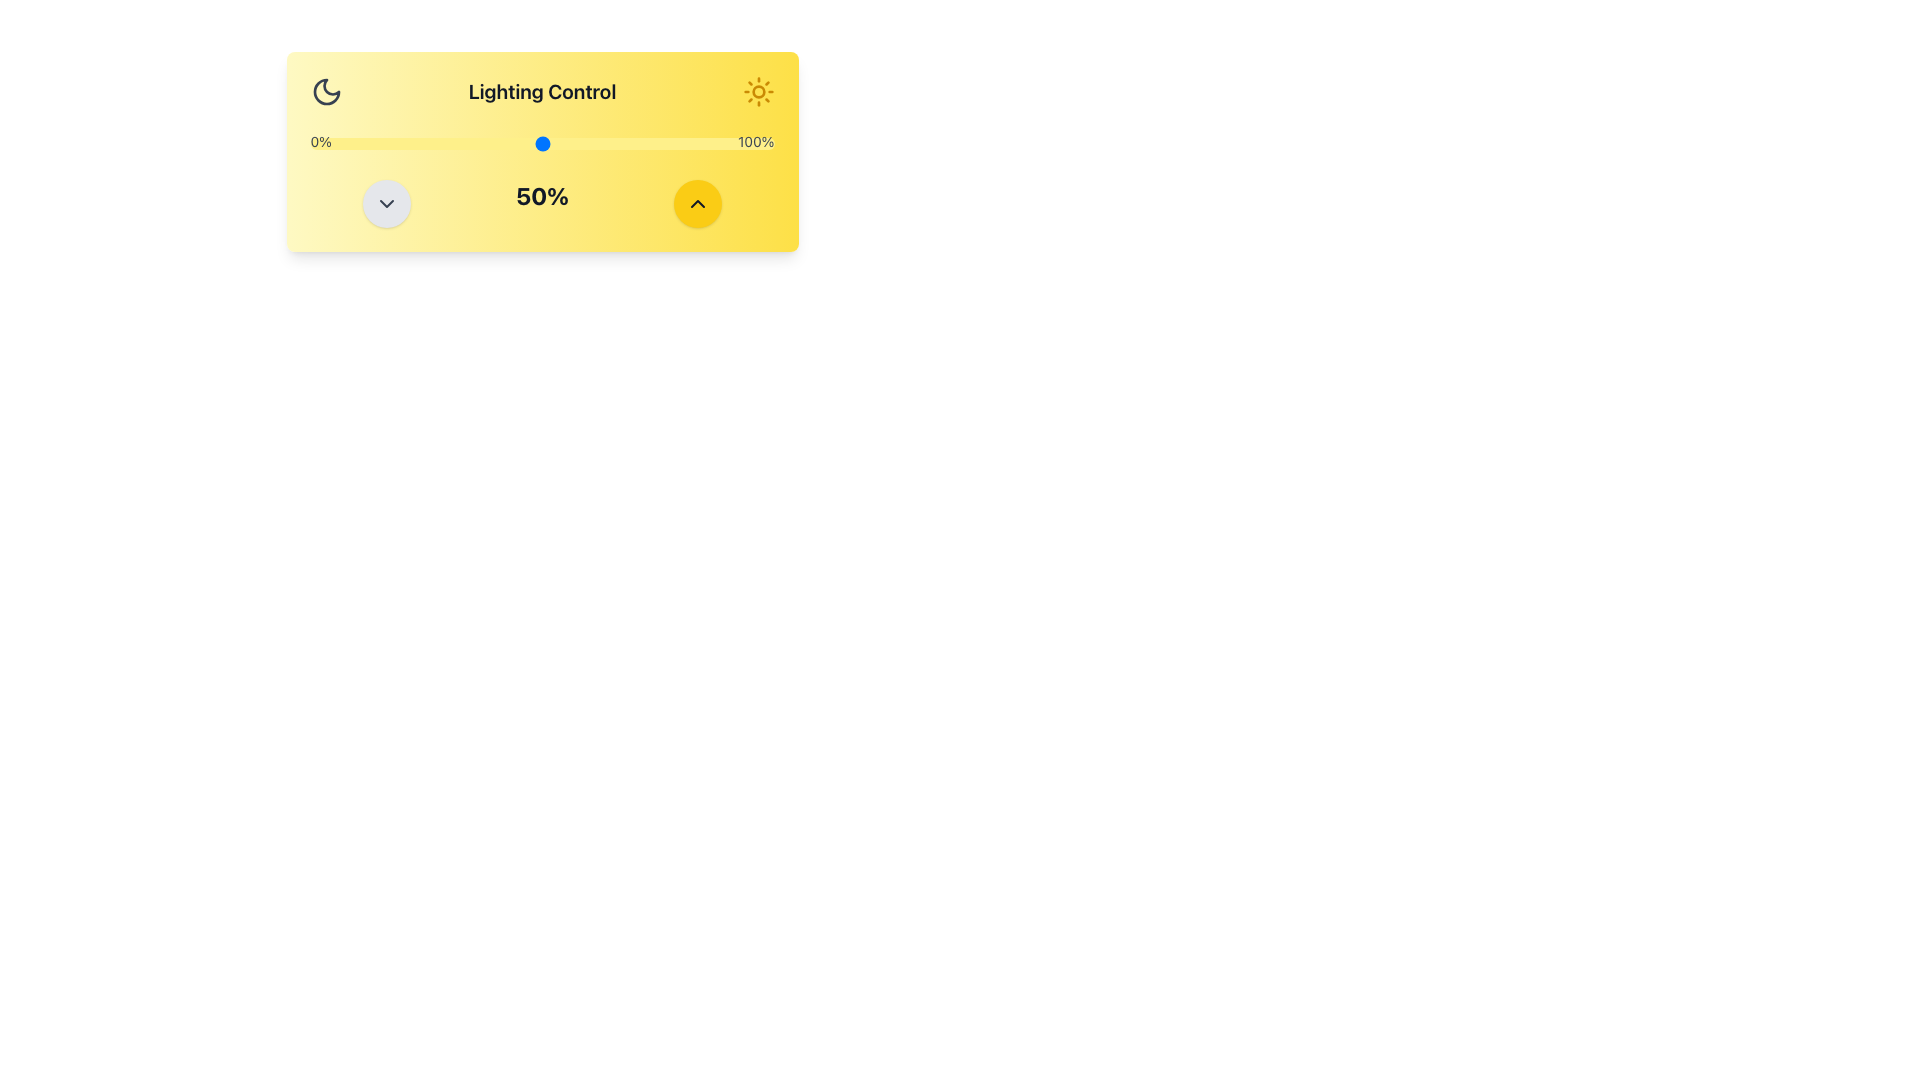 This screenshot has height=1080, width=1920. Describe the element at coordinates (542, 92) in the screenshot. I see `the 'Lighting Control' text label, which is a bold, large-sized text located at the top-center of the control panel, between the moon and sun icons` at that location.